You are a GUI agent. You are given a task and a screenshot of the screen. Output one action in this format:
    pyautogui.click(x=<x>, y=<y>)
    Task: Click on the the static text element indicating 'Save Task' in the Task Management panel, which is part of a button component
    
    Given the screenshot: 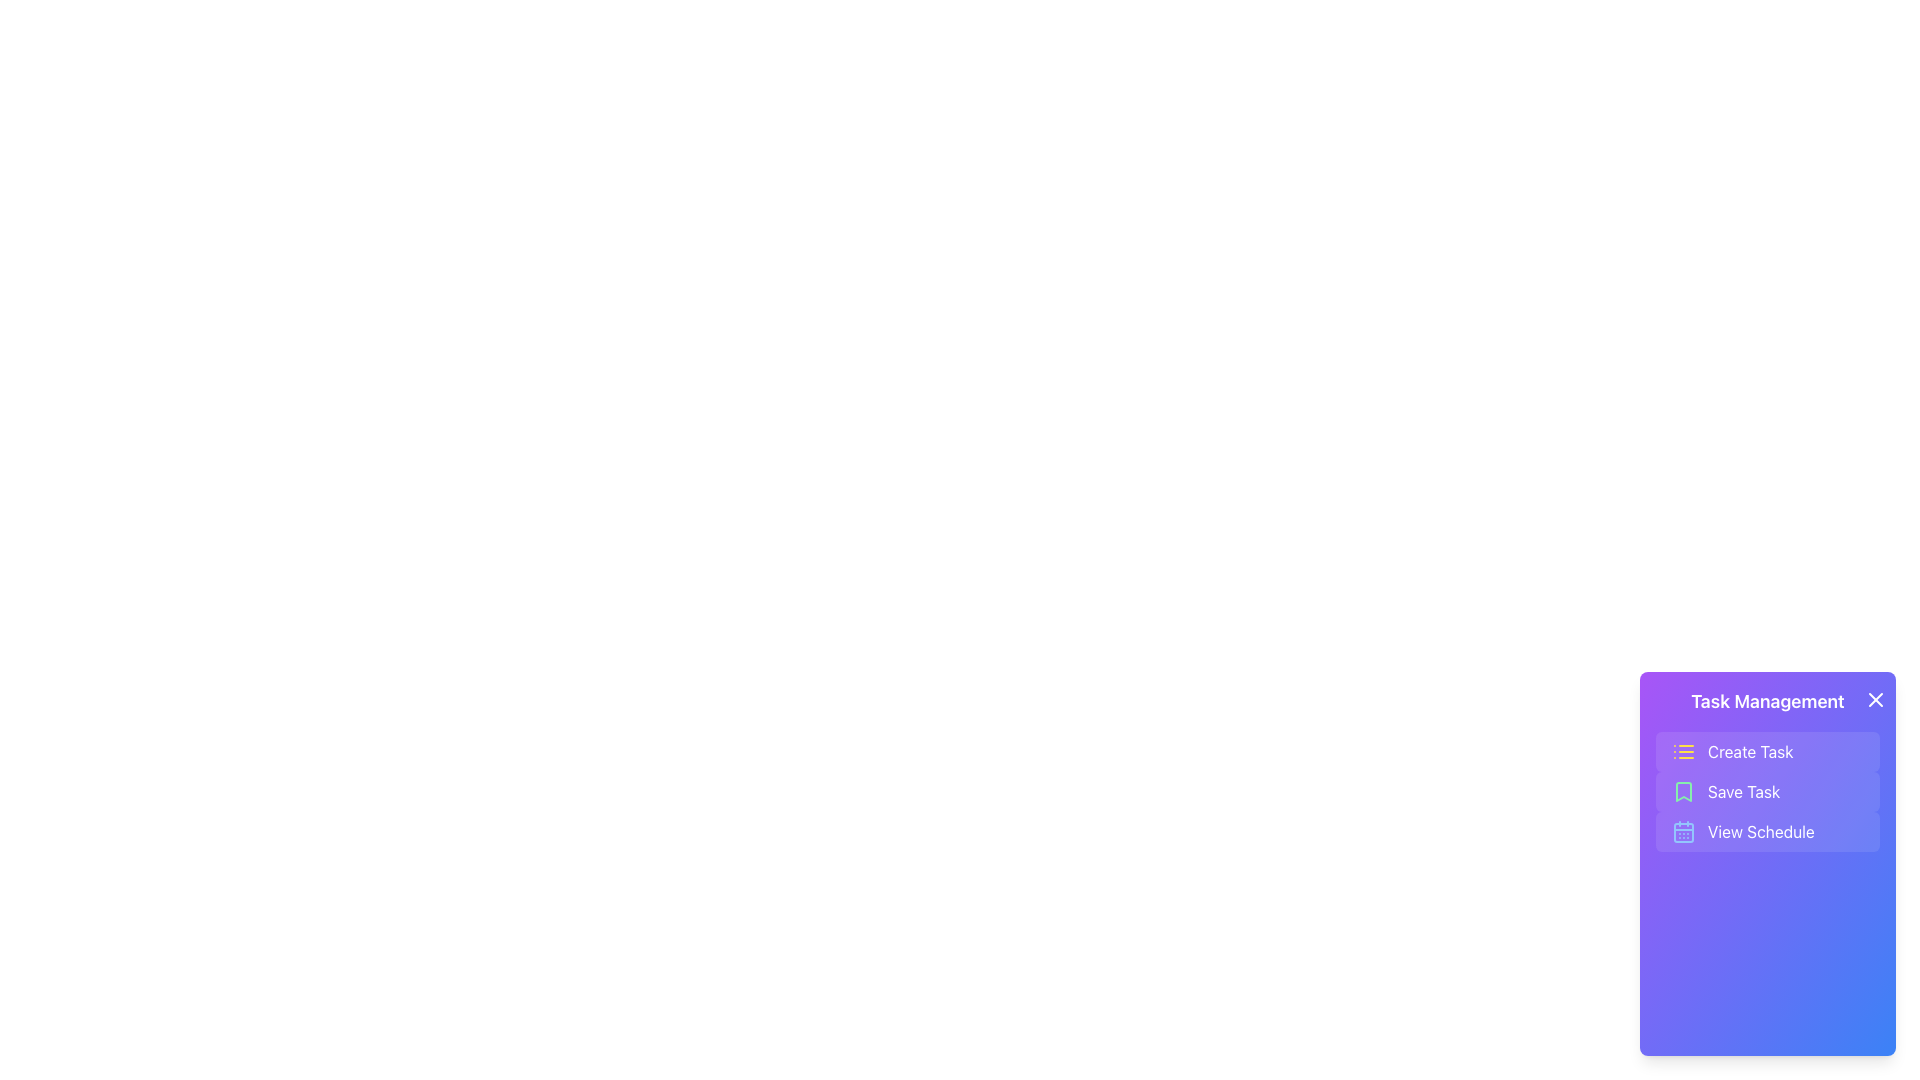 What is the action you would take?
    pyautogui.click(x=1743, y=790)
    